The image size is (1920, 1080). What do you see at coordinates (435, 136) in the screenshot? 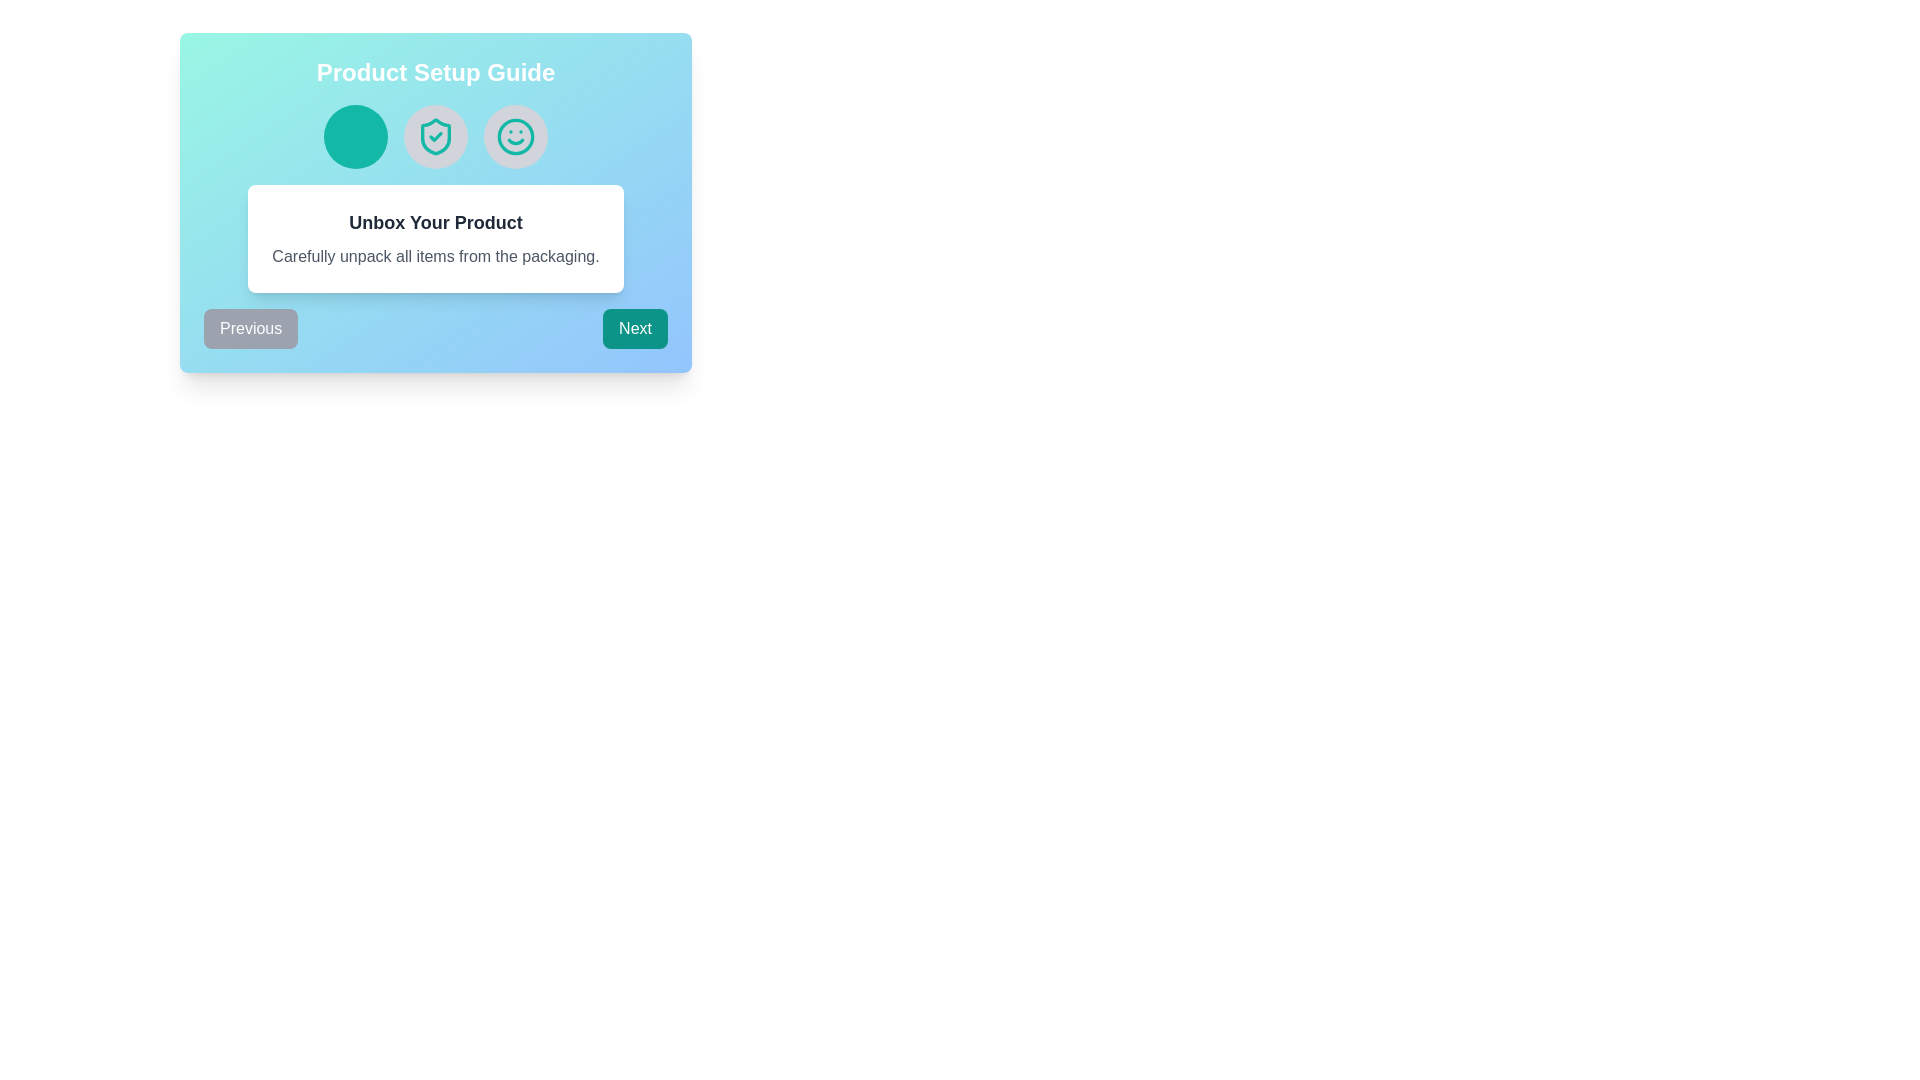
I see `the shield-like icon with a checkmark inside, which is the second icon in a sequence of three icons, located at the upper portion of the modal` at bounding box center [435, 136].